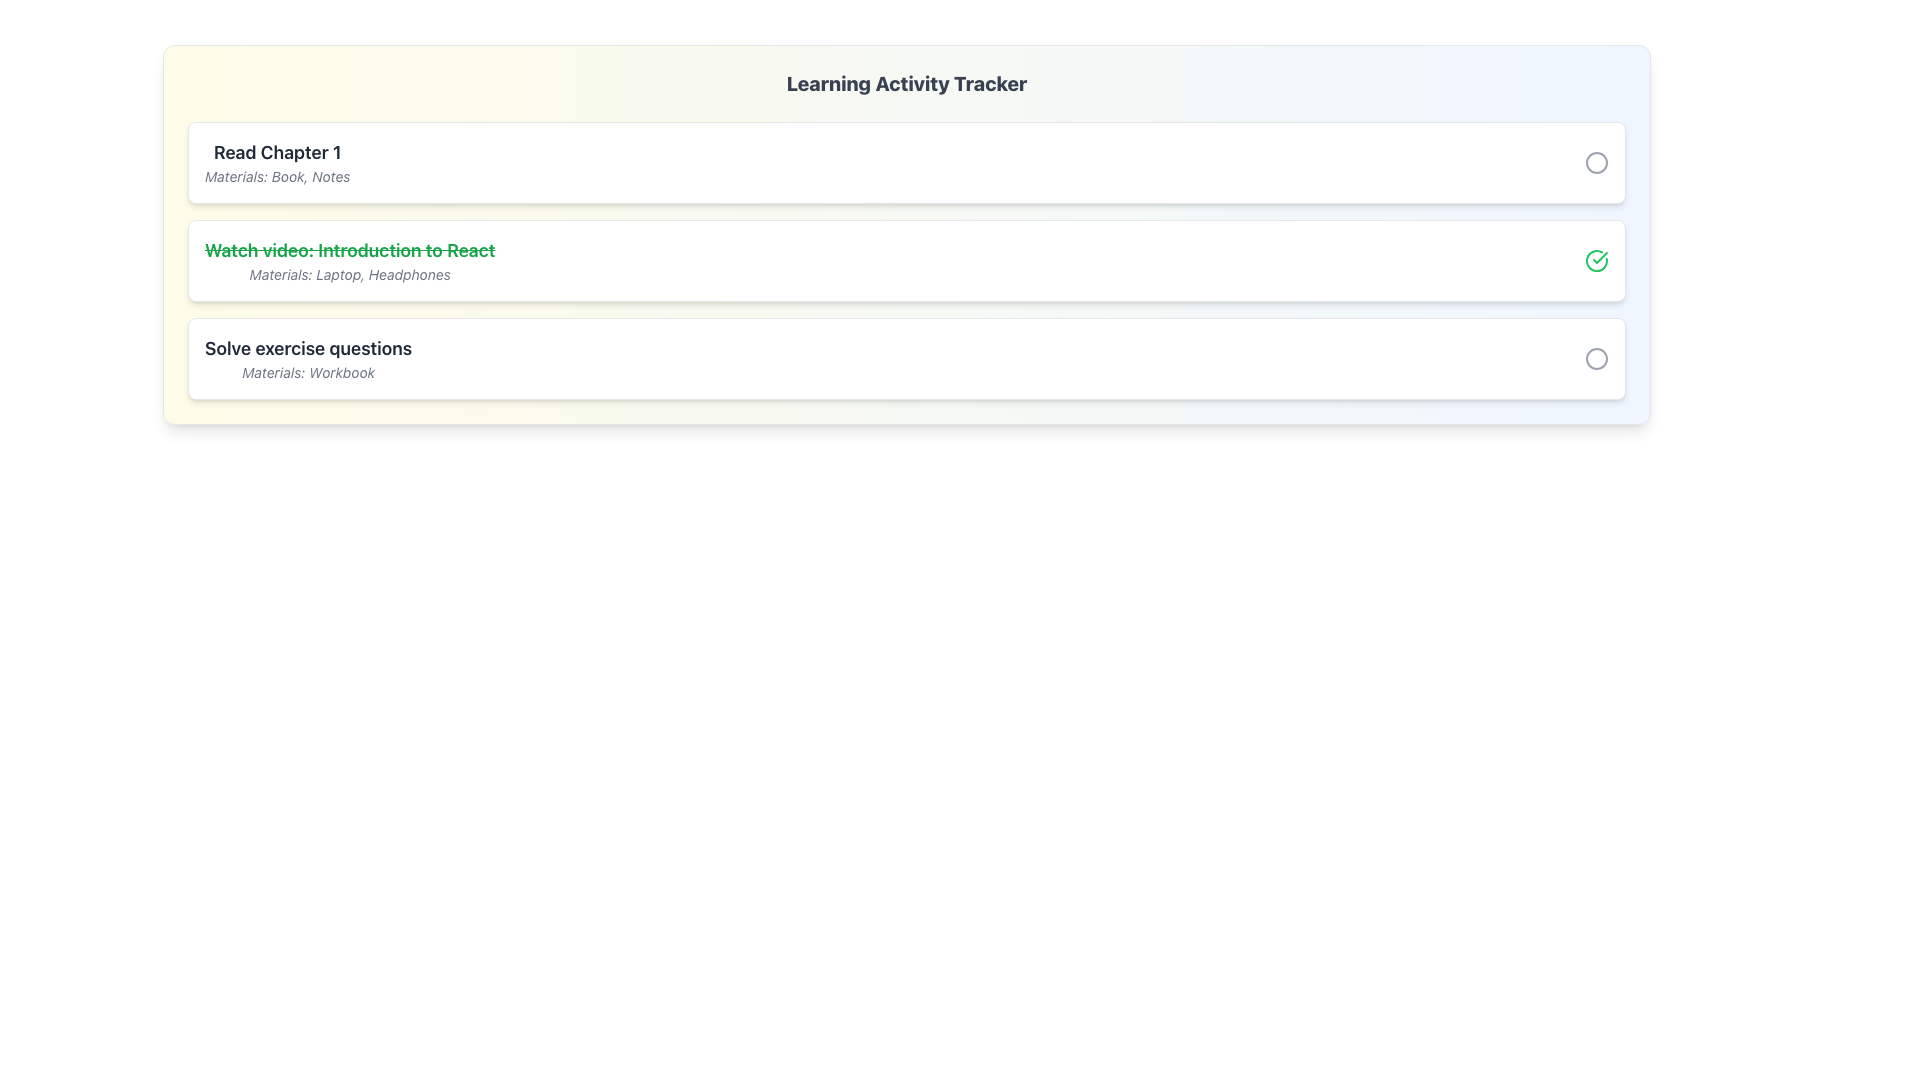  Describe the element at coordinates (307, 373) in the screenshot. I see `the text label that specifies the materials needed for 'Solve exercise questions' as 'Workbook', located in the third row of the list, below the main title` at that location.